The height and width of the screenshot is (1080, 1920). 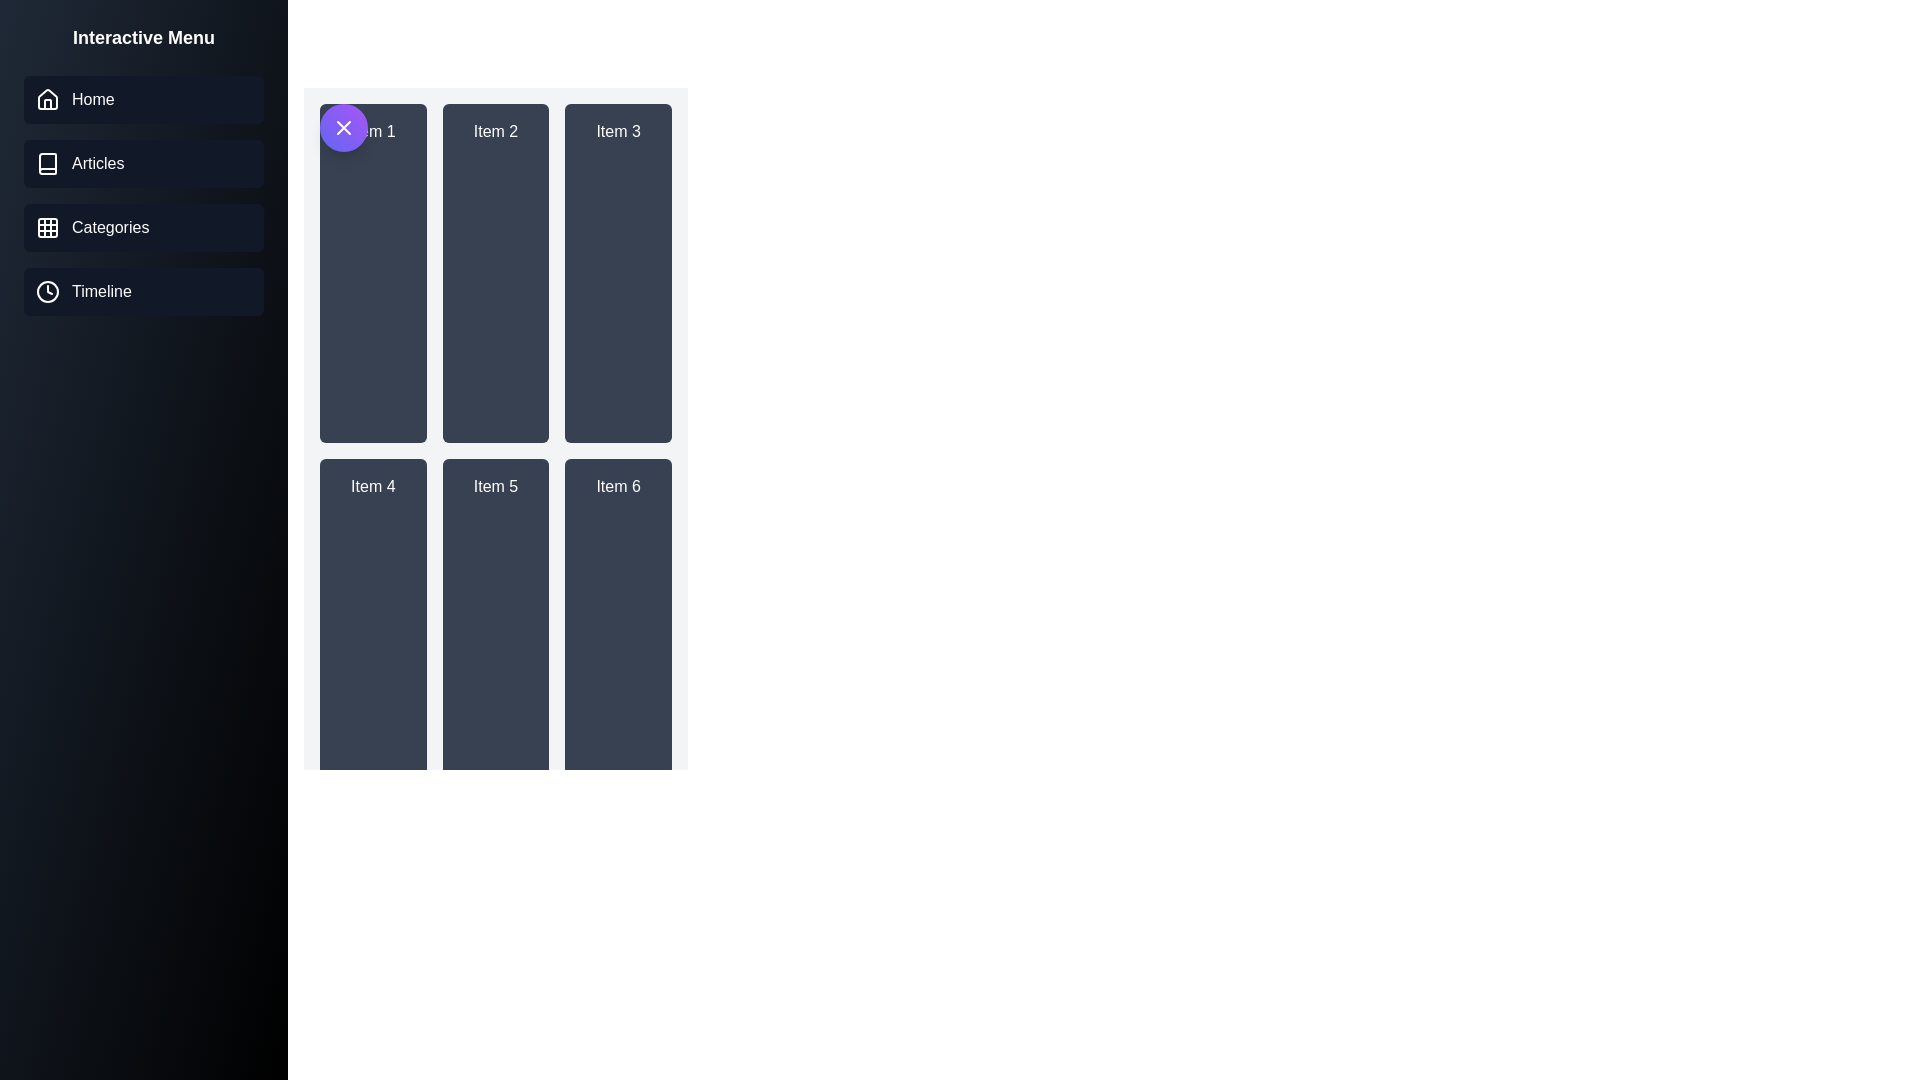 What do you see at coordinates (143, 226) in the screenshot?
I see `the Categories menu item in the menu` at bounding box center [143, 226].